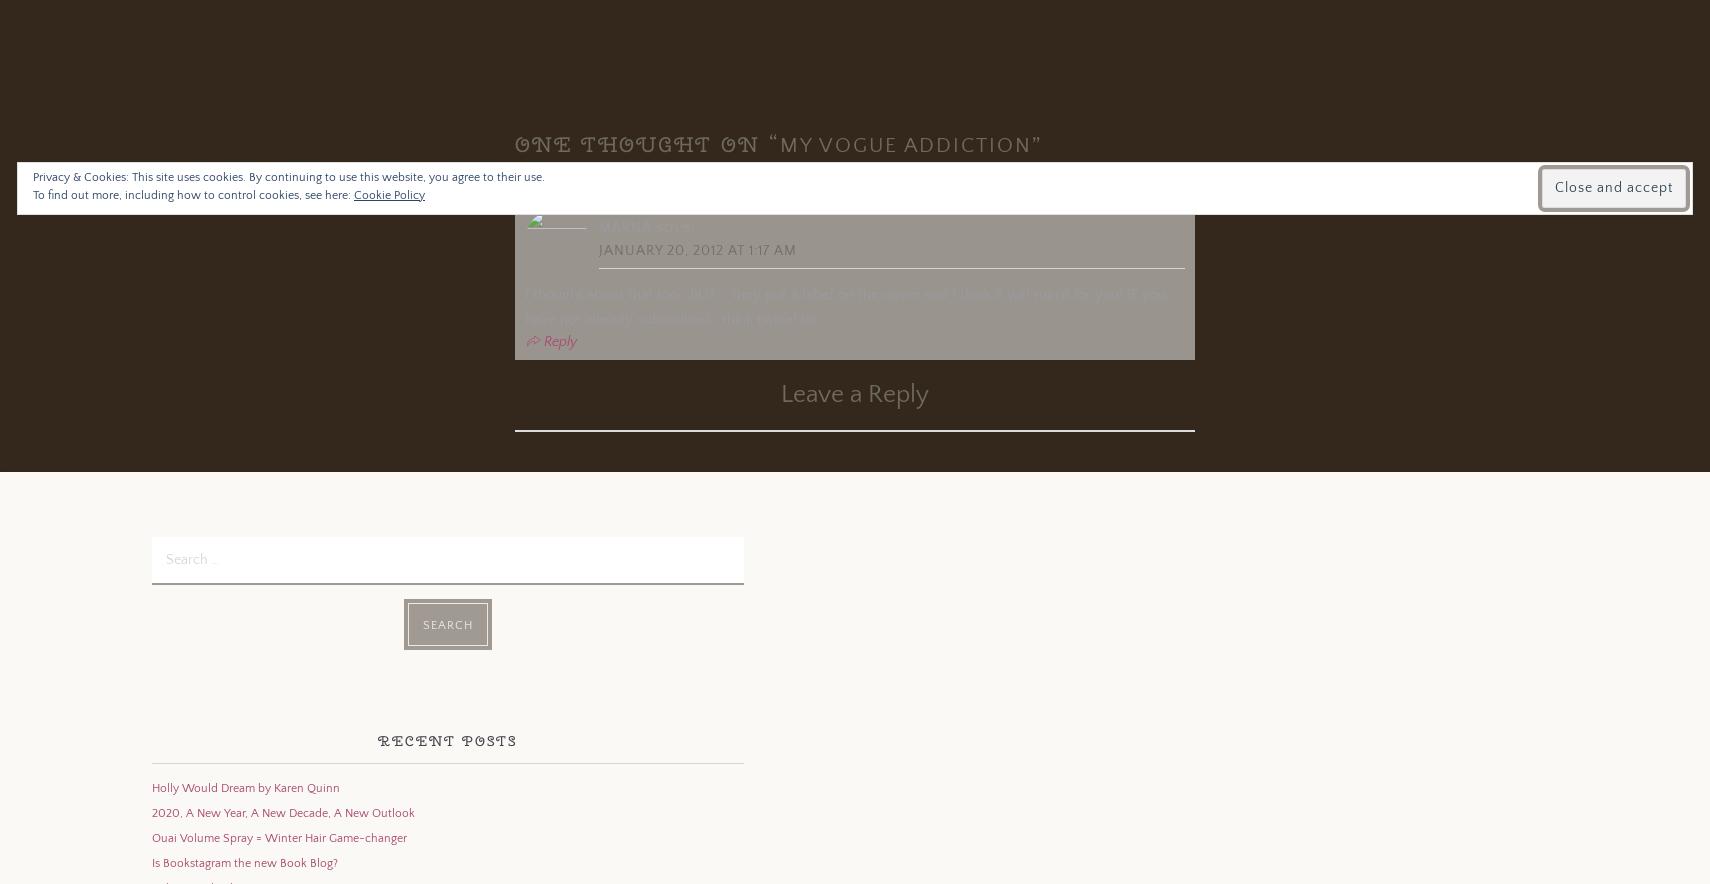 This screenshot has height=884, width=1710. I want to click on 'I thought about that too.. BUT…. they put a label on the cover and I think it will ruin it for you! IF you have not already subscribed.. think twice! lol', so click(845, 306).